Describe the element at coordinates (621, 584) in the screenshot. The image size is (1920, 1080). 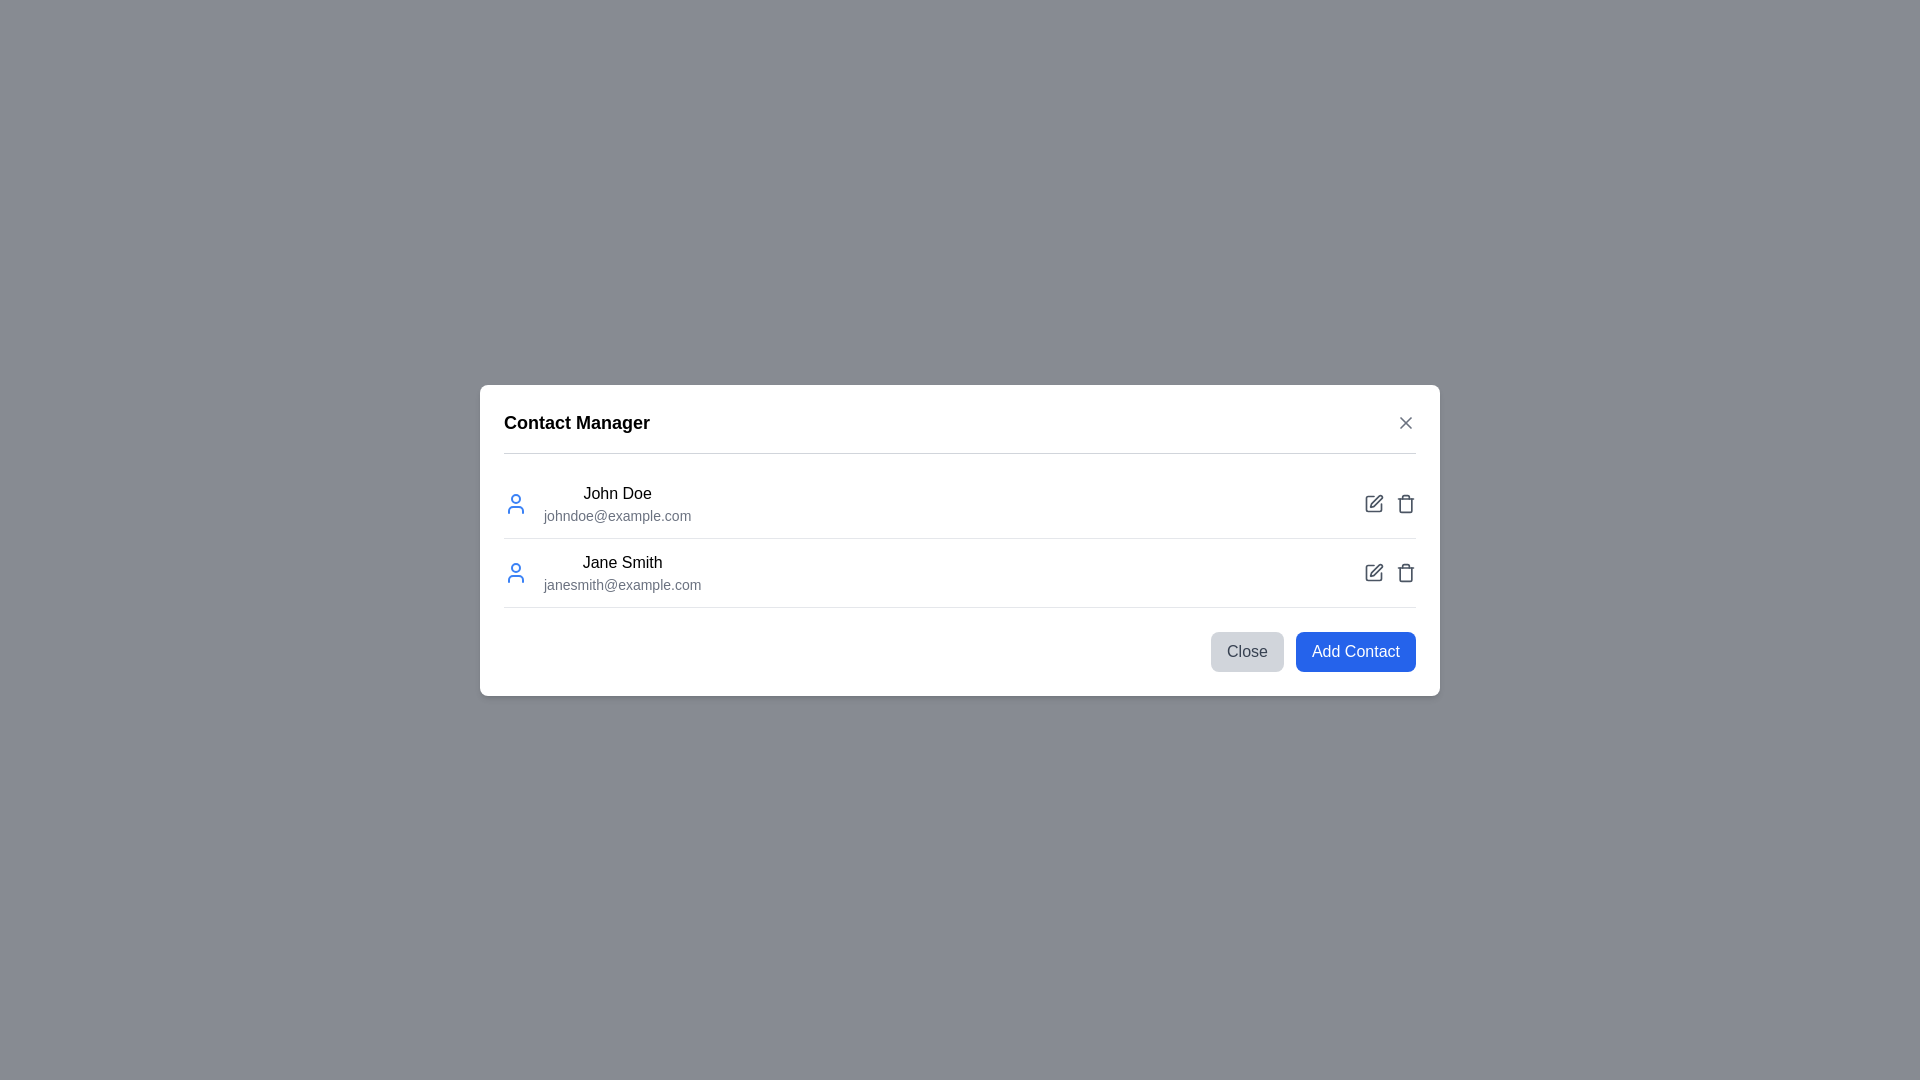
I see `the email address 'janesmith@example.com' displayed in gray color, which is located directly beneath the name 'Jane Smith' in the contact list` at that location.